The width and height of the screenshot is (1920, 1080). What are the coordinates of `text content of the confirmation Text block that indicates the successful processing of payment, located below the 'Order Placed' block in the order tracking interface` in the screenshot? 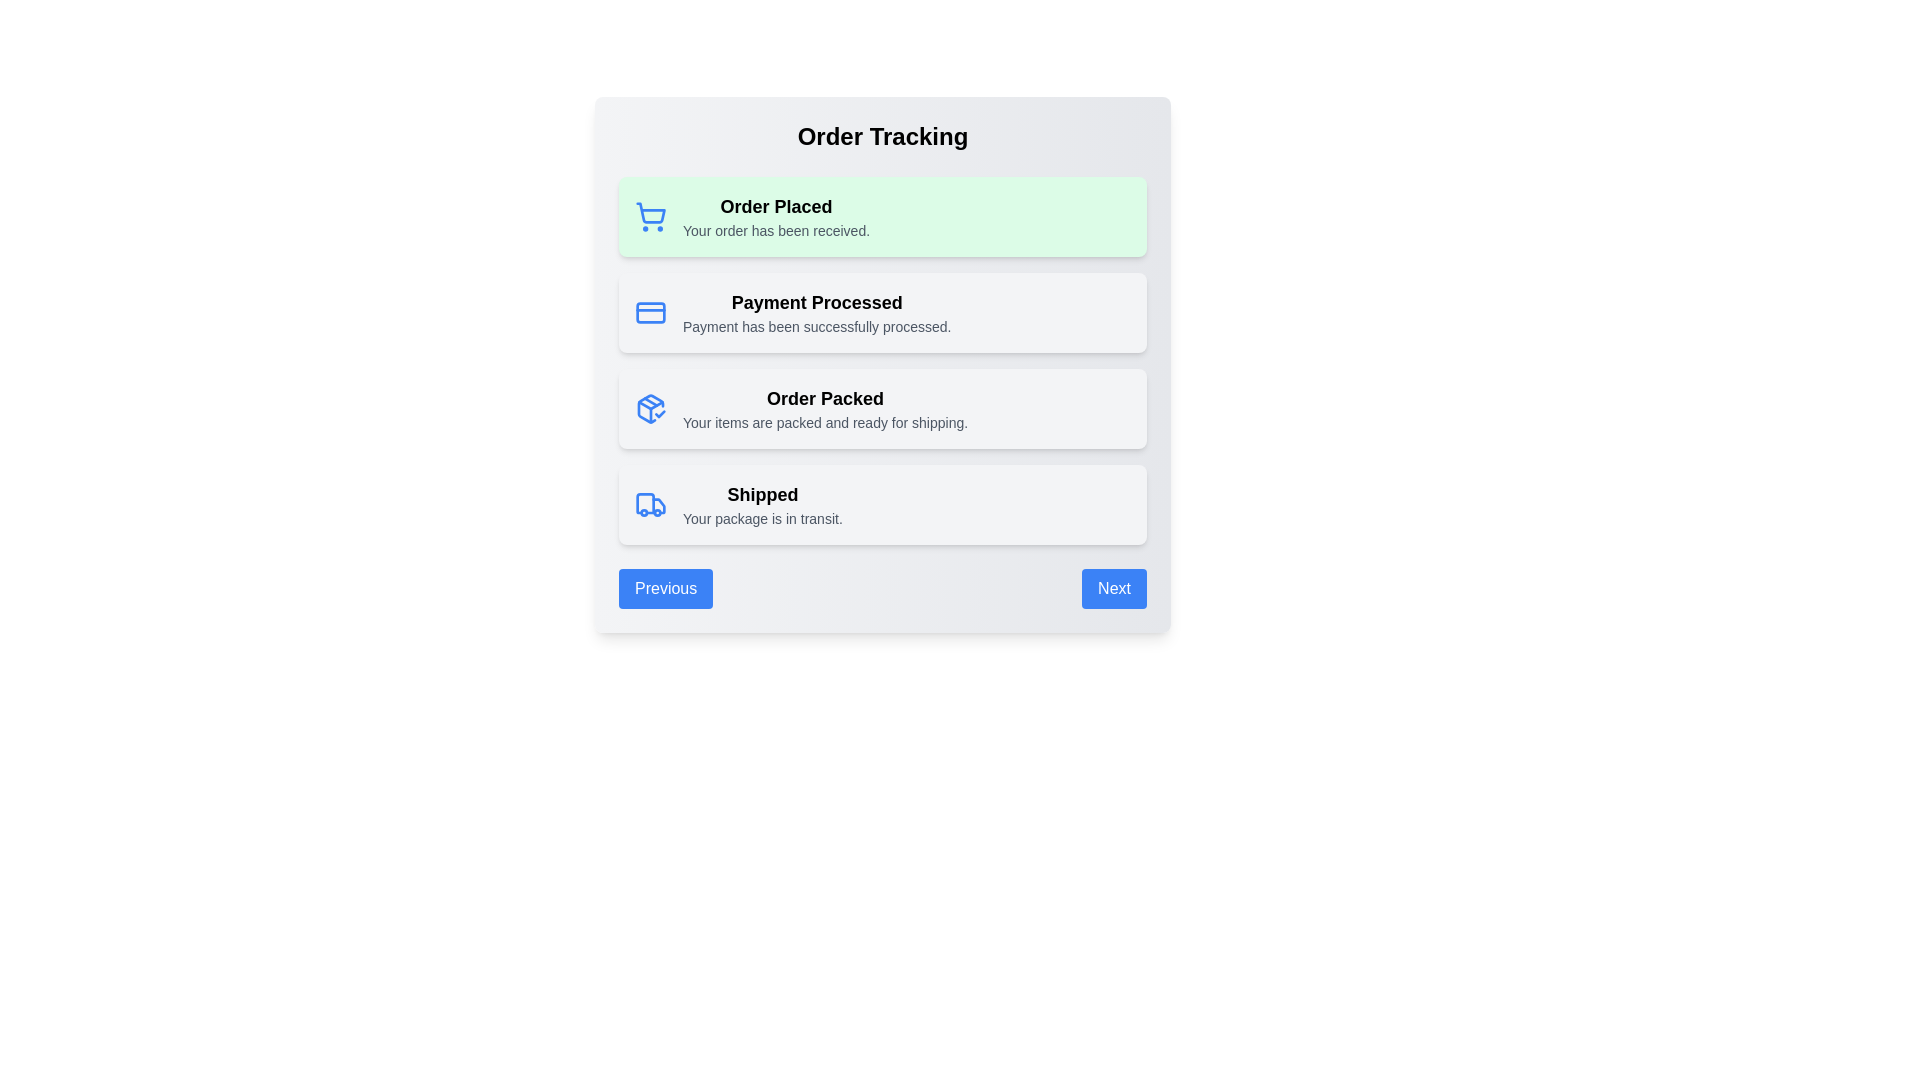 It's located at (817, 312).